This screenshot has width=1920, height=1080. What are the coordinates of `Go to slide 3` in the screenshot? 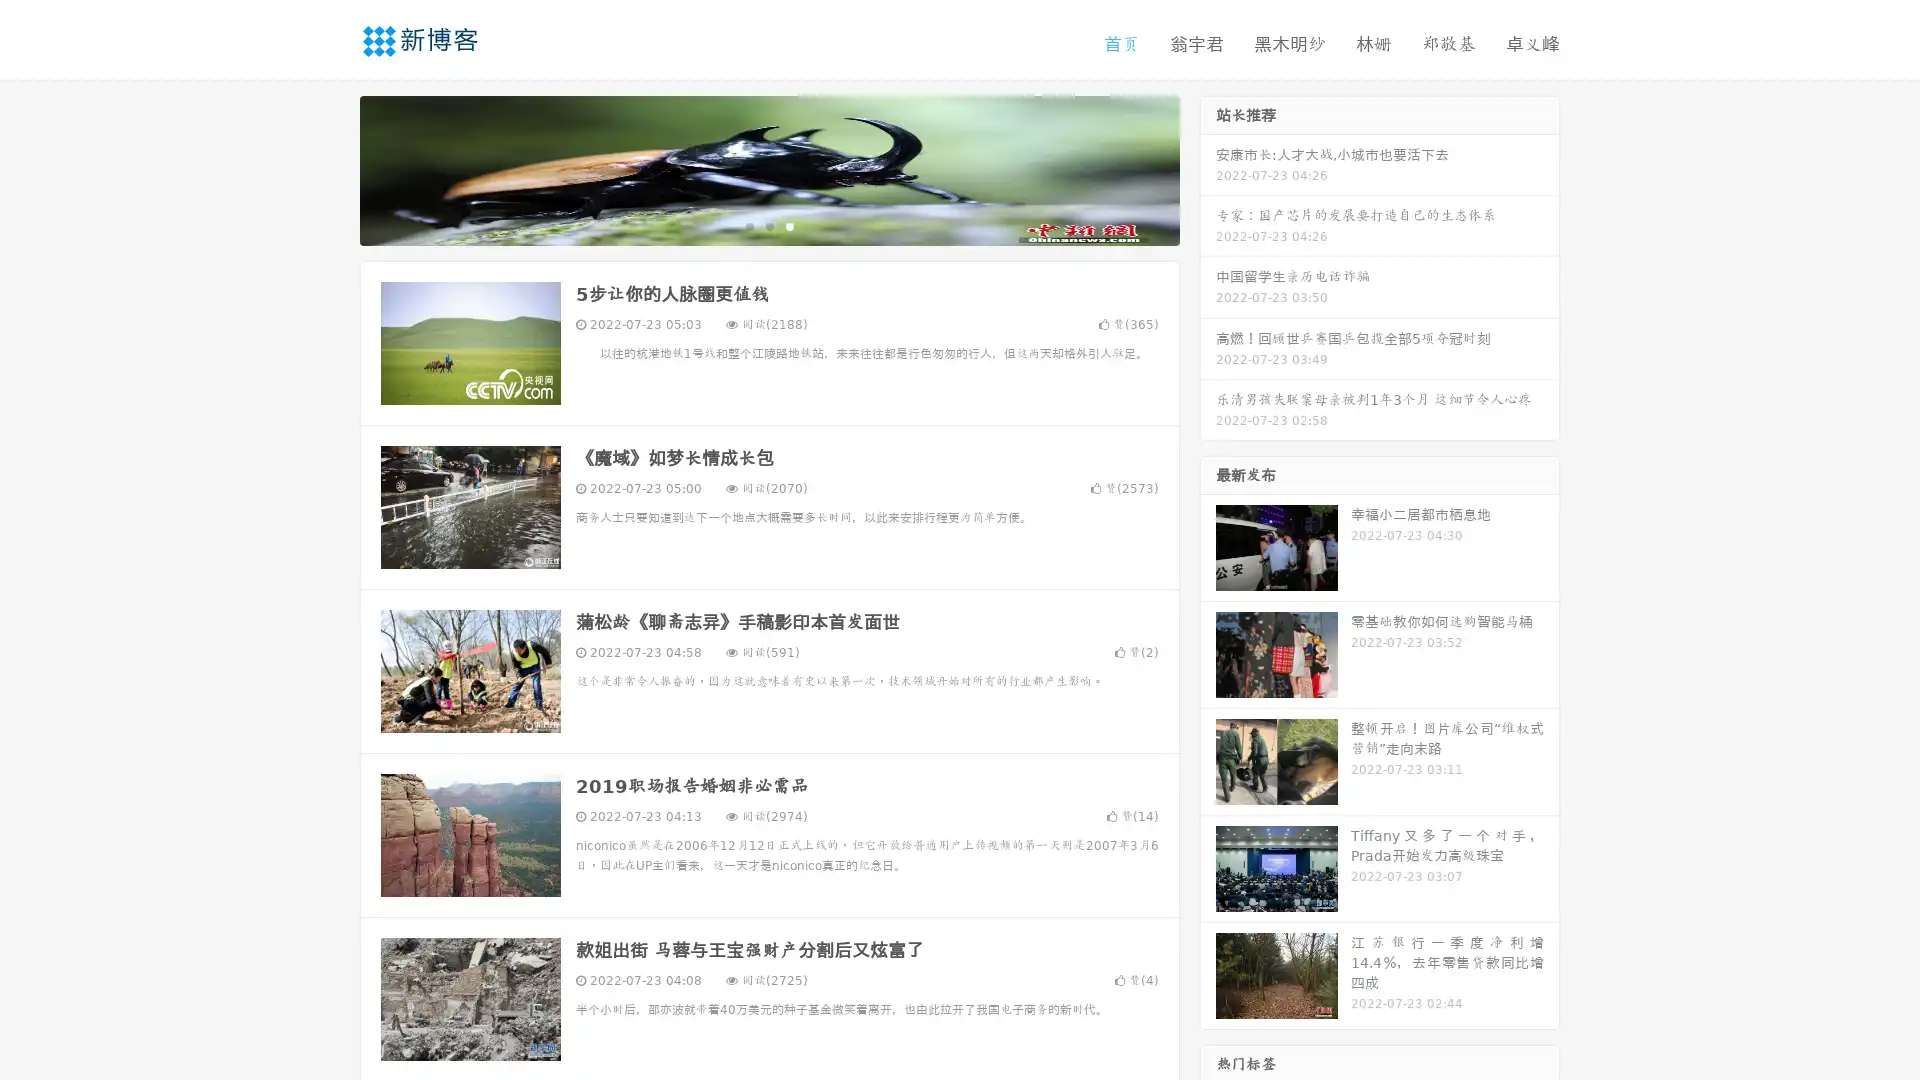 It's located at (789, 225).